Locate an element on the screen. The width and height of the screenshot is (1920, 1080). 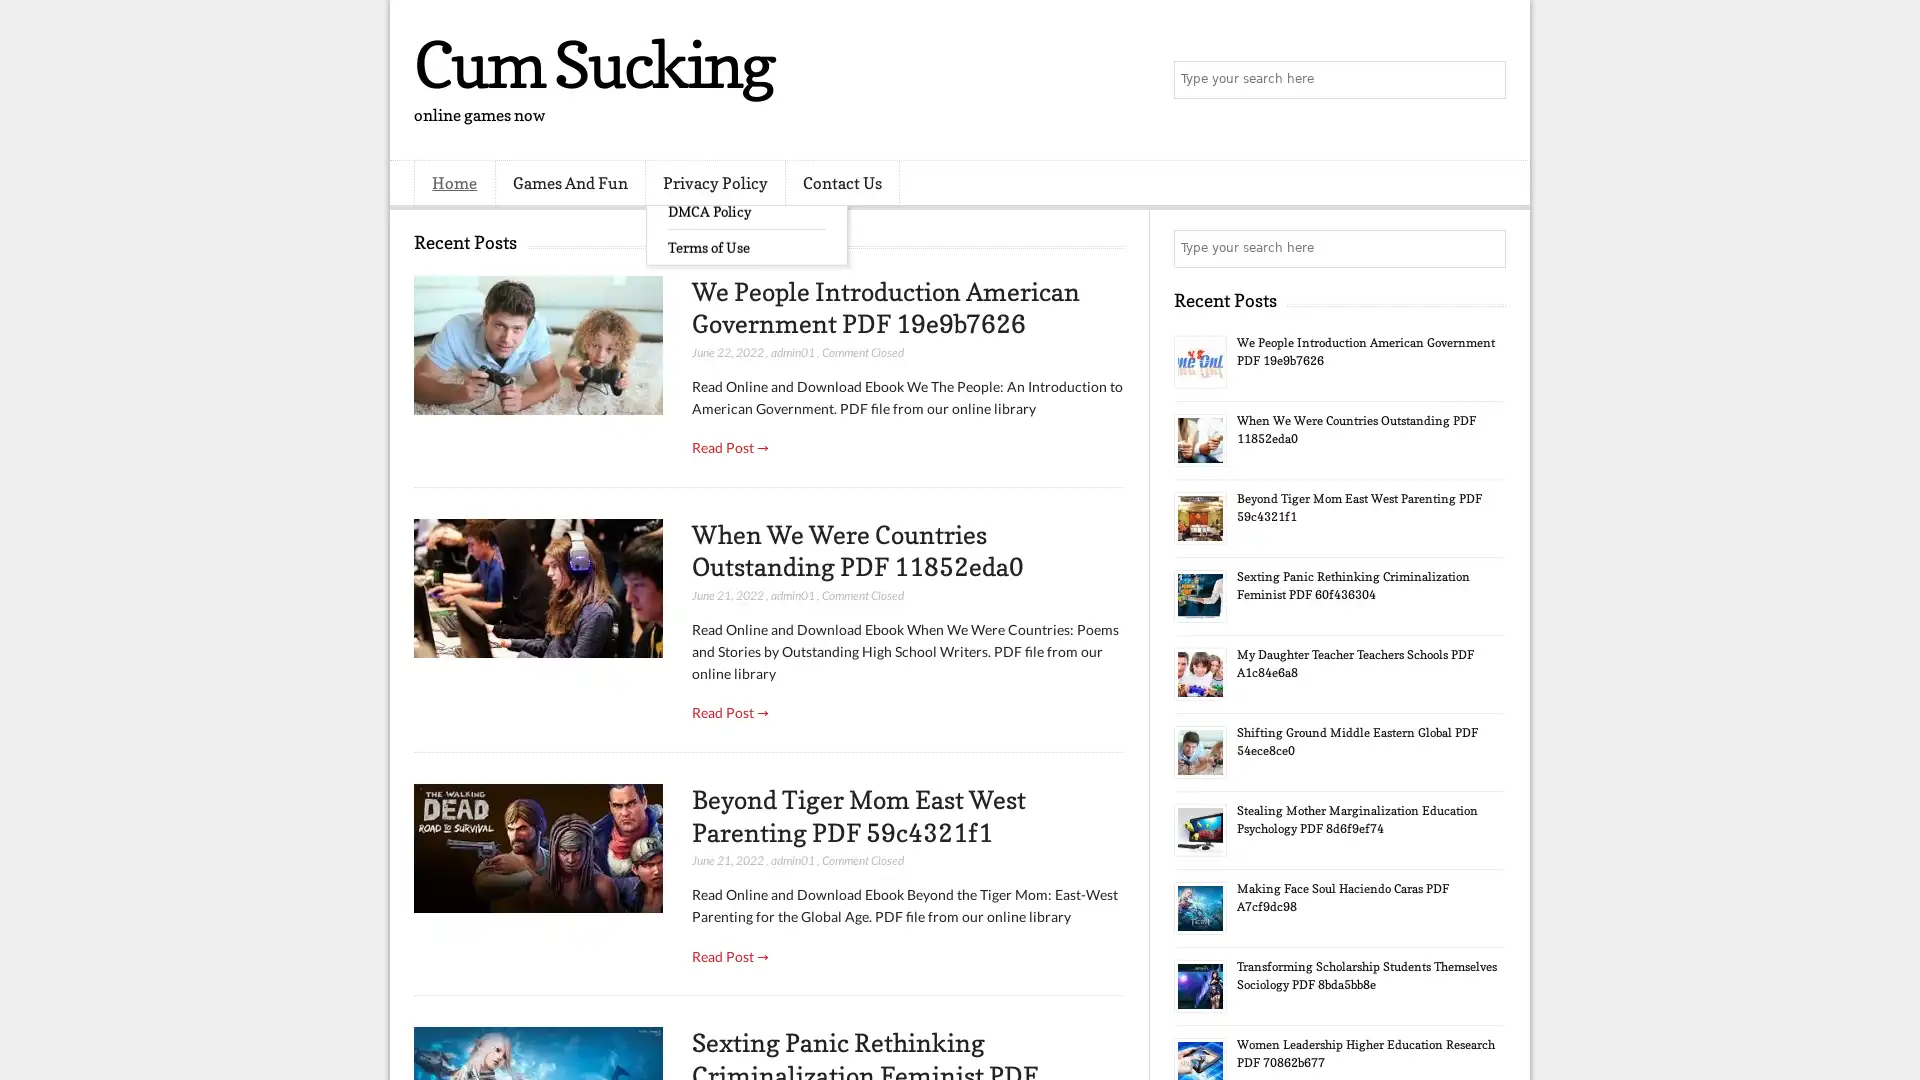
Search is located at coordinates (1485, 248).